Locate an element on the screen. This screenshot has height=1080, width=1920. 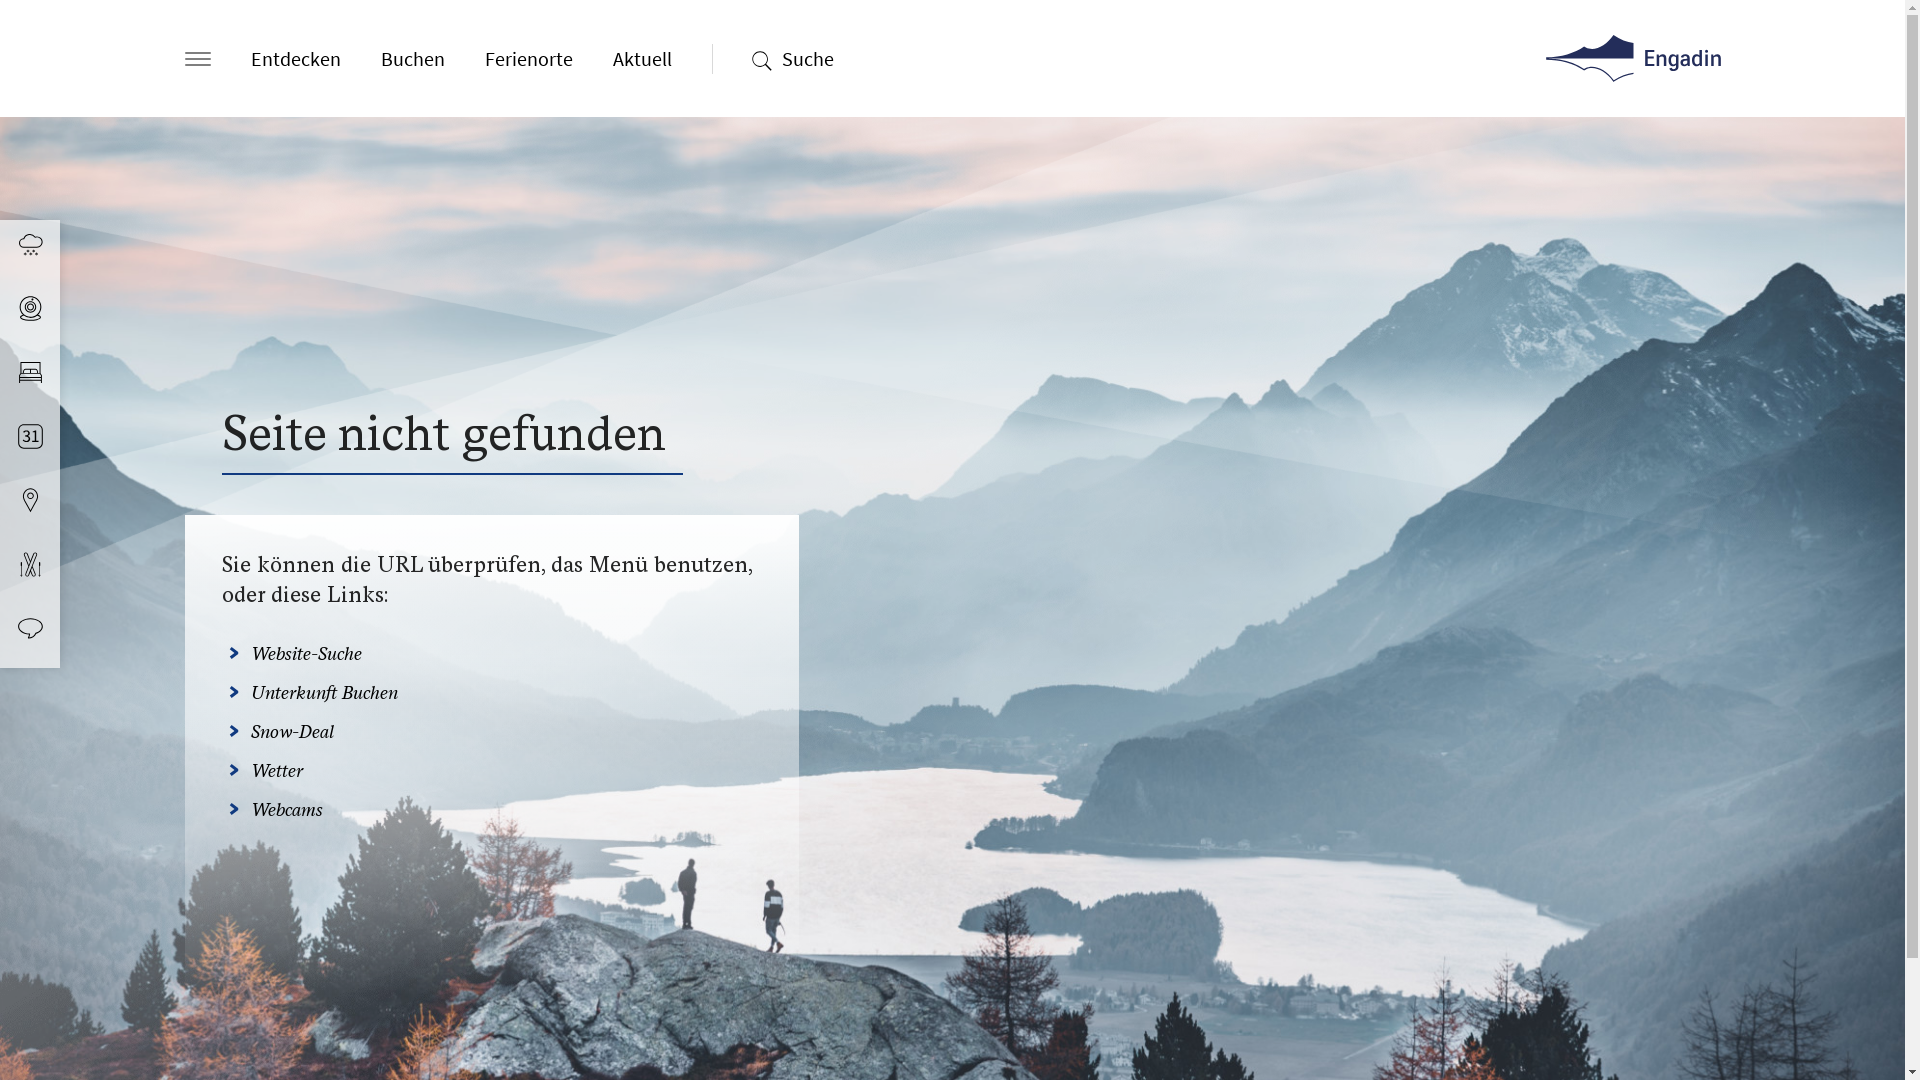
'Suche' is located at coordinates (807, 57).